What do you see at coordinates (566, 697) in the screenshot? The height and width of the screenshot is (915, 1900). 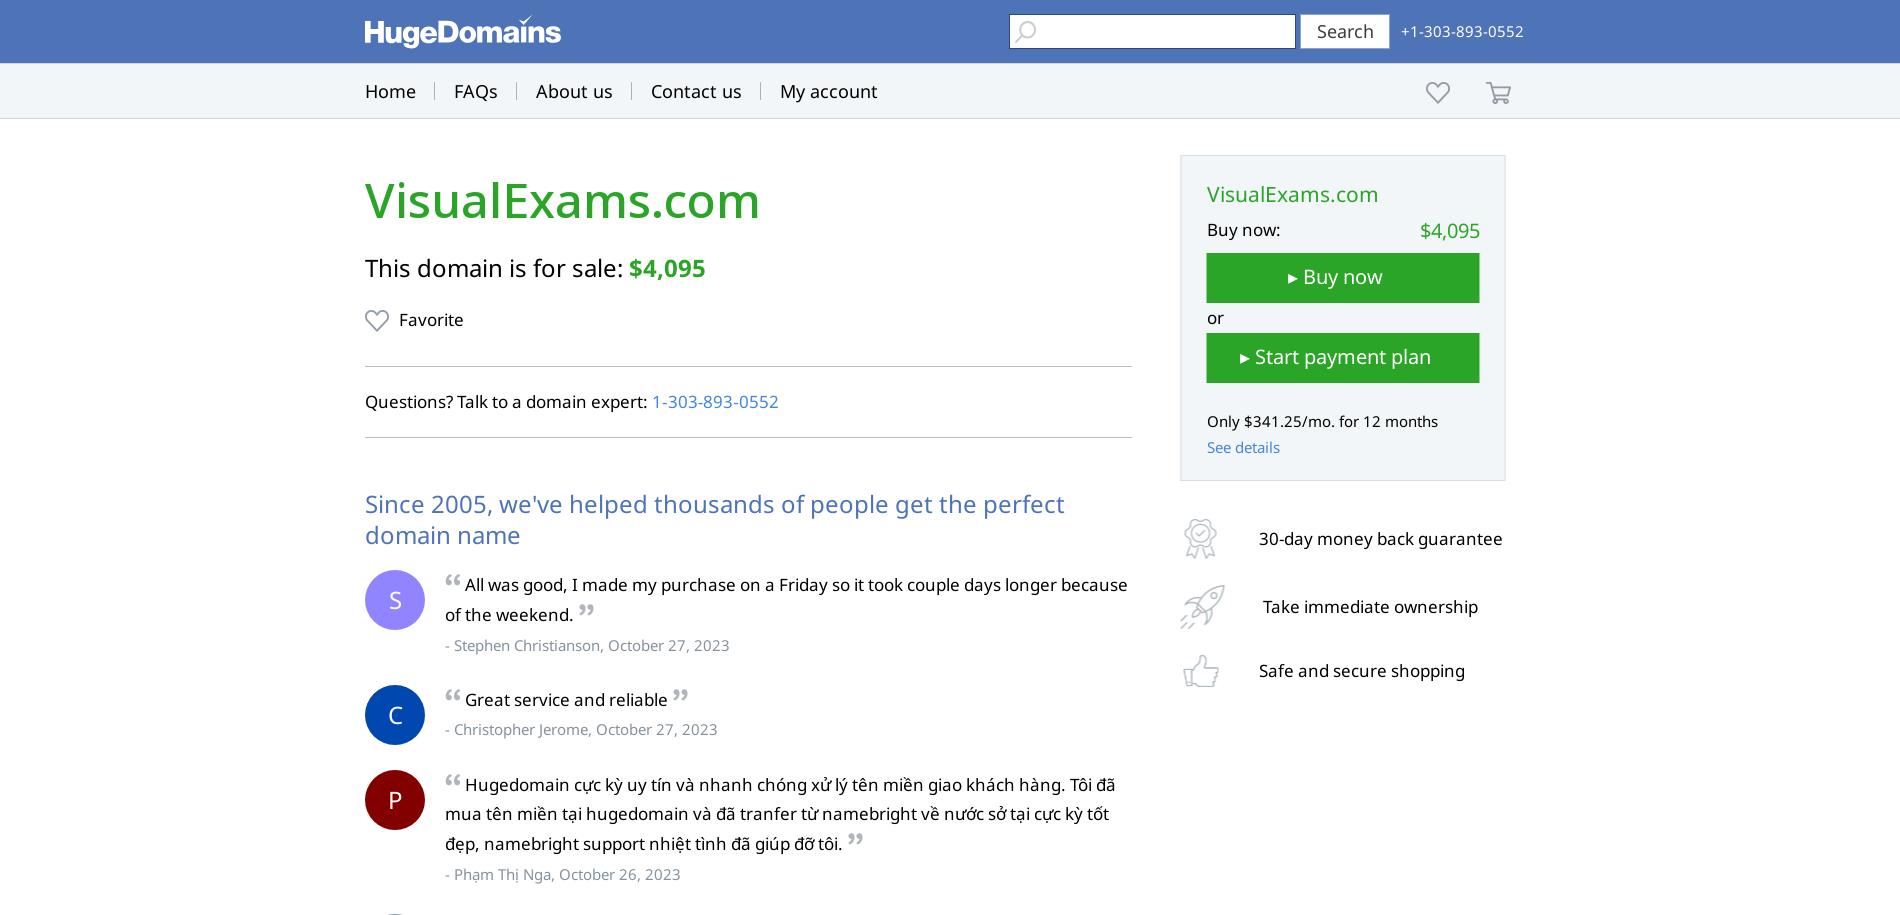 I see `'Great service and reliable'` at bounding box center [566, 697].